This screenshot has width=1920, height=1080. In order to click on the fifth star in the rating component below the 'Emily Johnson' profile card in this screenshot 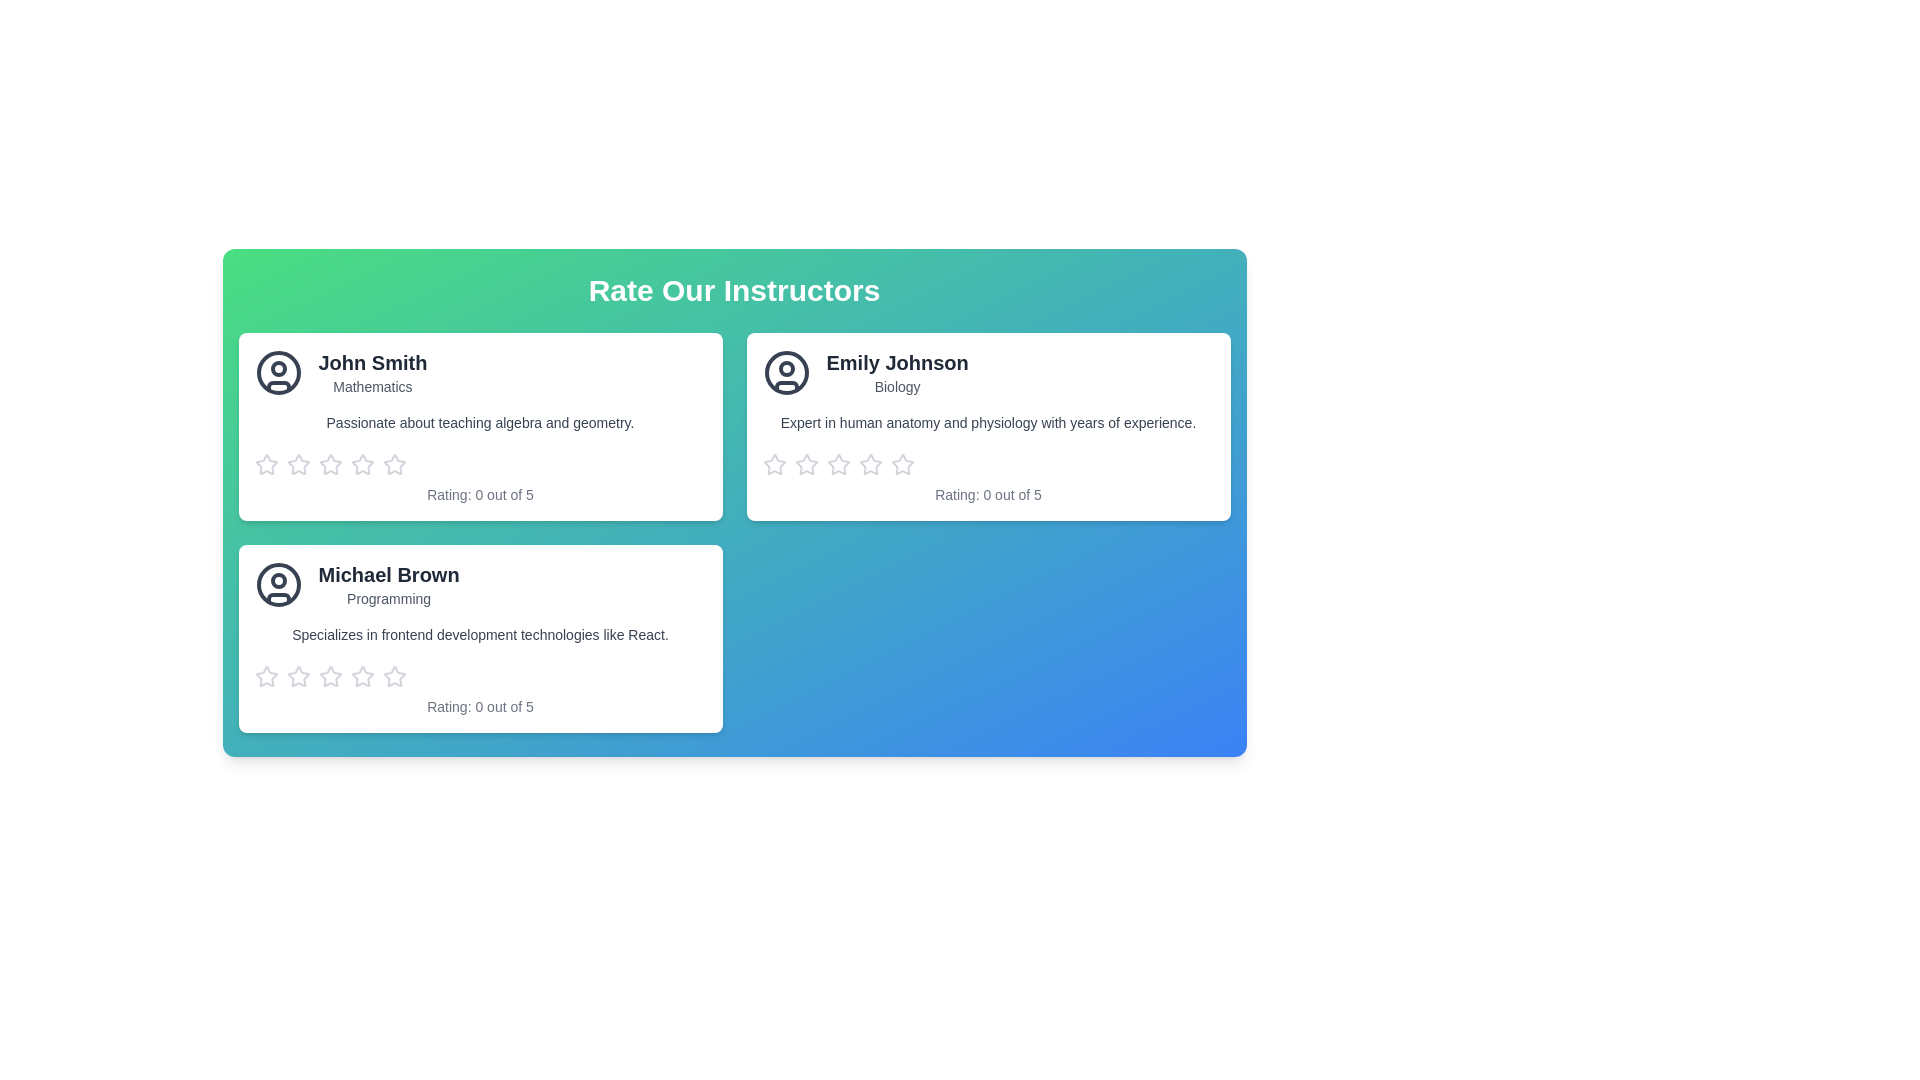, I will do `click(901, 465)`.